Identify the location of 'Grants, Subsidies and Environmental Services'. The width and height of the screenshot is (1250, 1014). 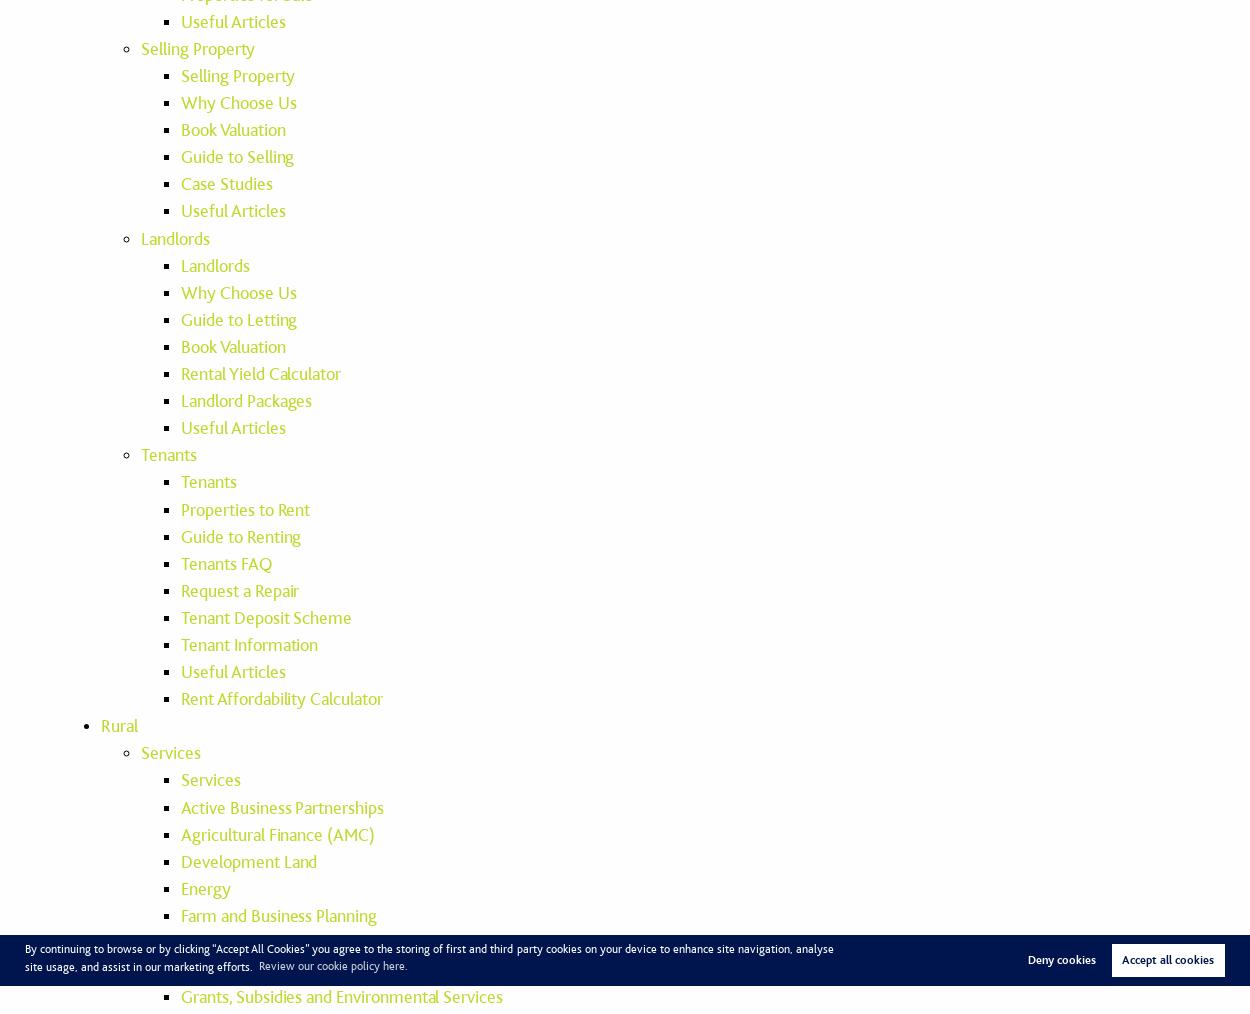
(340, 997).